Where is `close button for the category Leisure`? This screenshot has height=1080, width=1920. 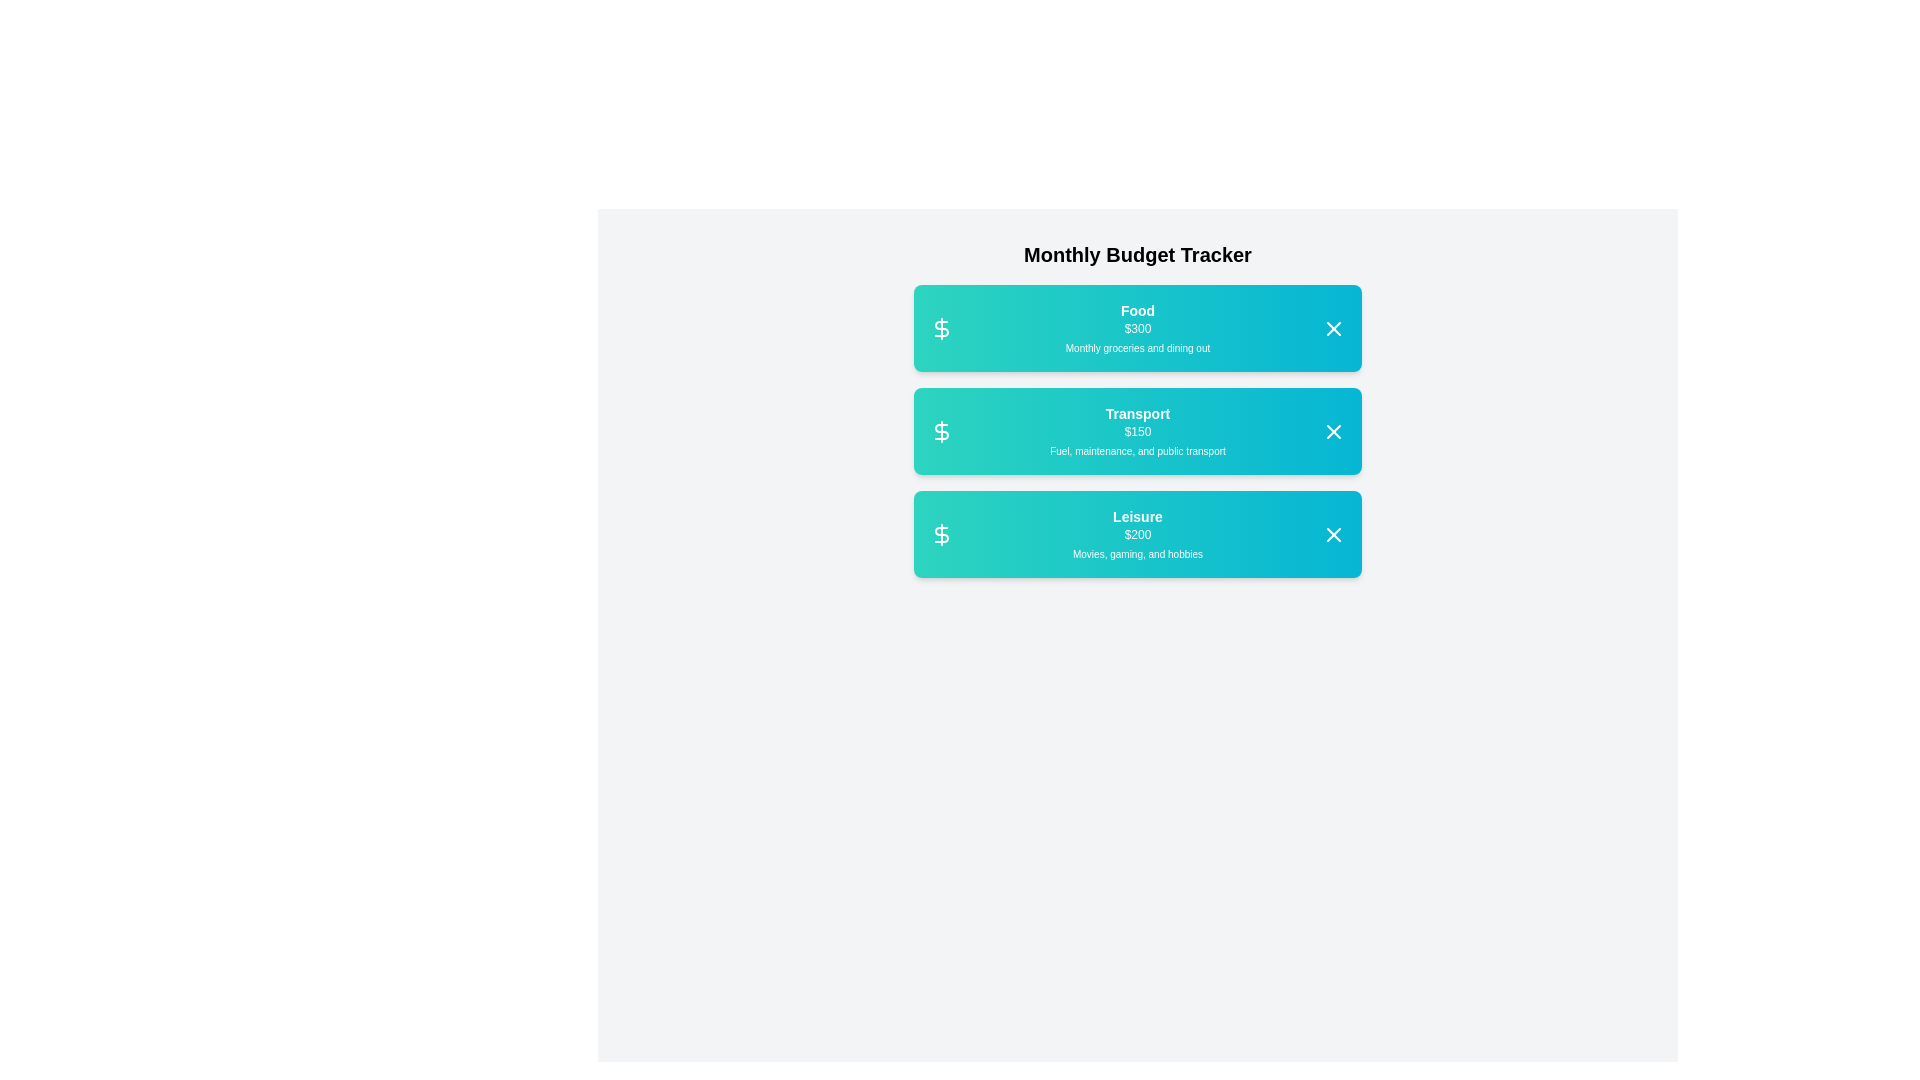 close button for the category Leisure is located at coordinates (1334, 533).